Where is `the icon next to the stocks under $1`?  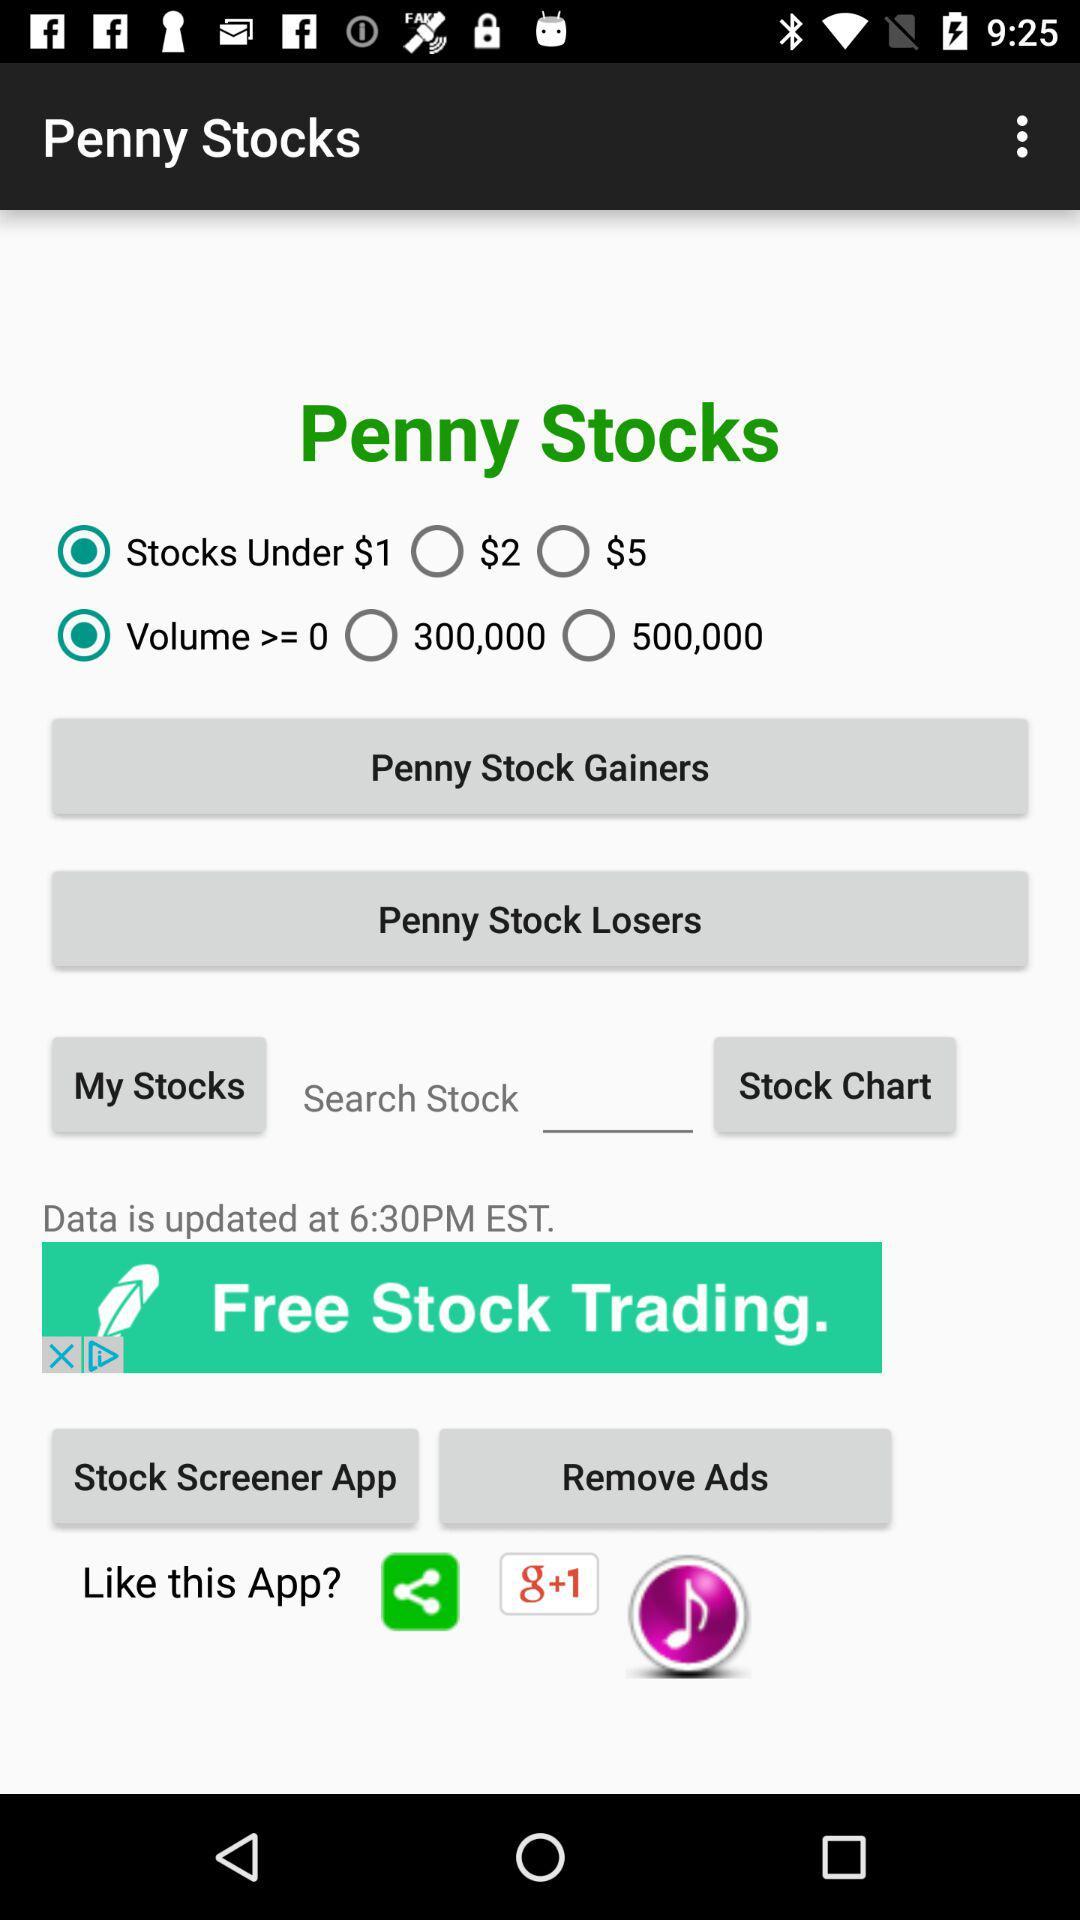
the icon next to the stocks under $1 is located at coordinates (458, 551).